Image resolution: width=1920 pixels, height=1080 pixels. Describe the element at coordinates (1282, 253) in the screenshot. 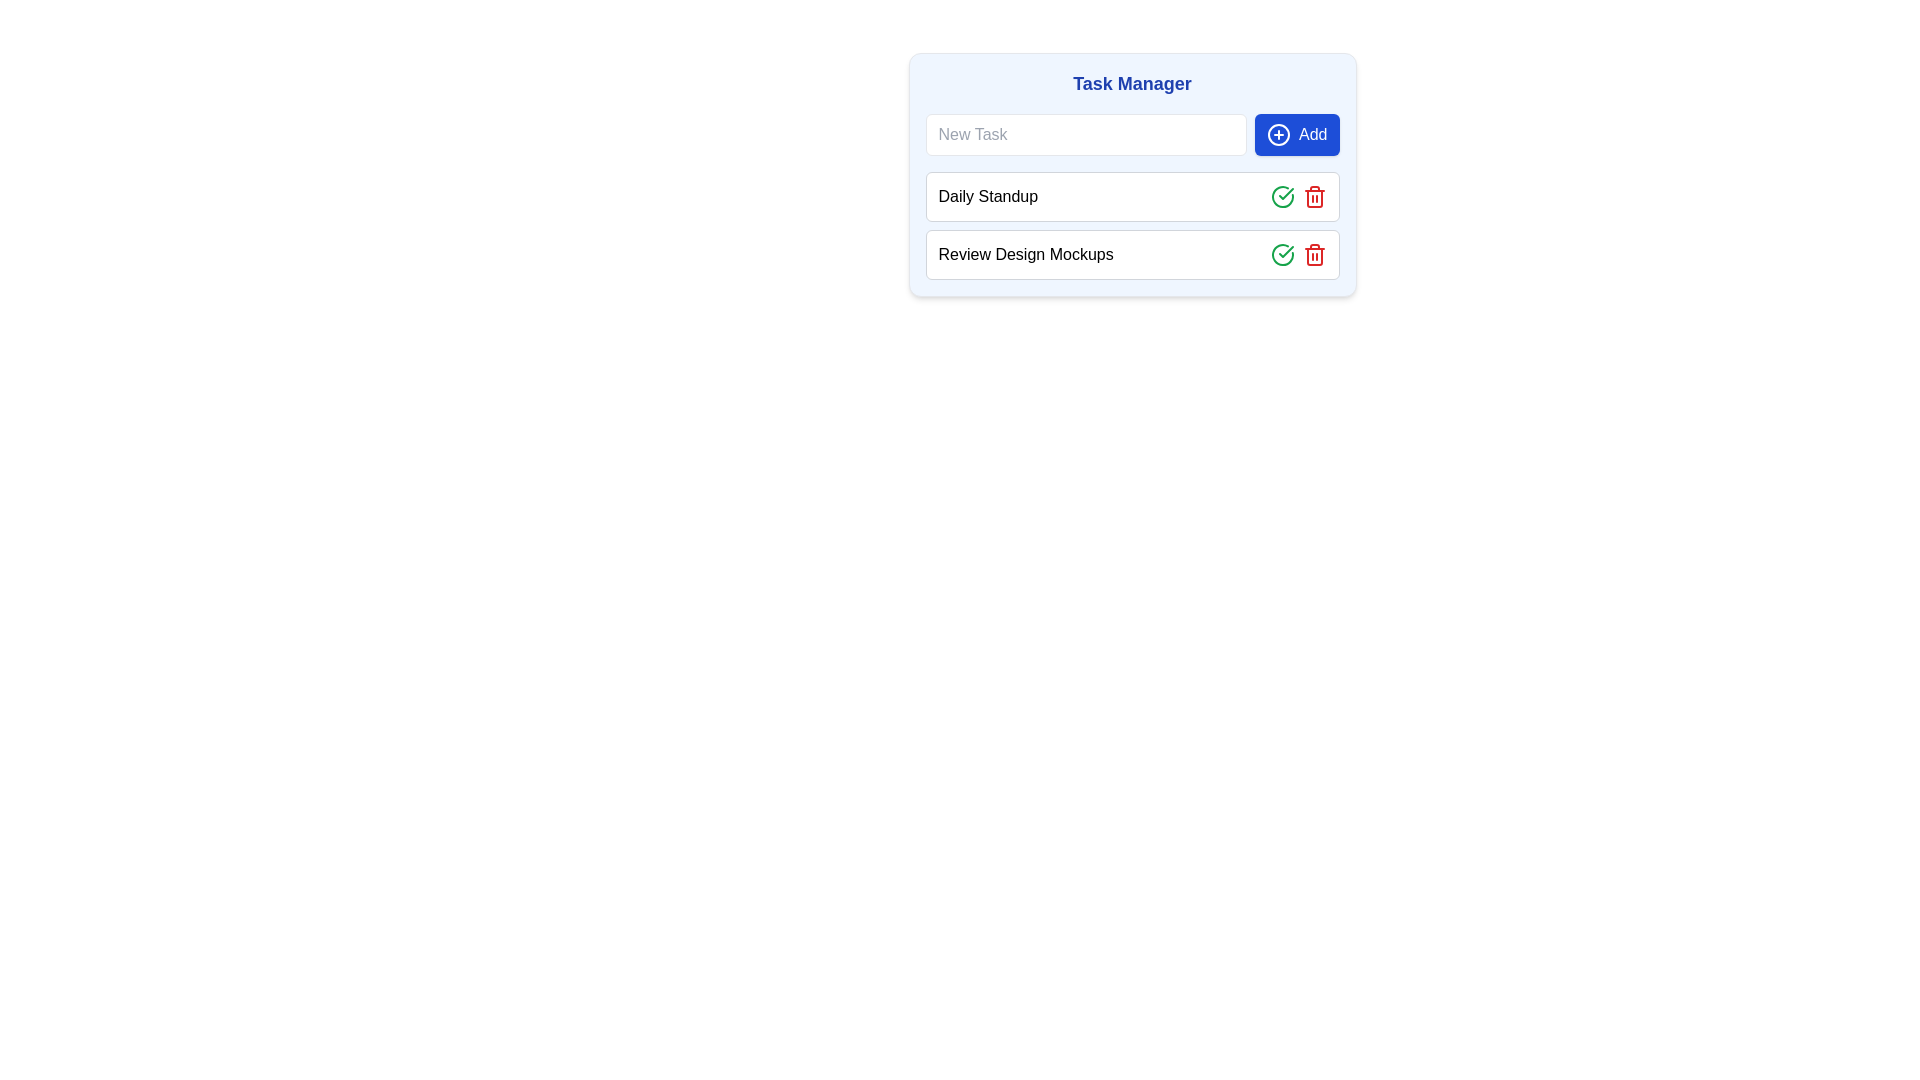

I see `the Icon Button located in the second task row, to the right of the task title 'Review Design Mockups'` at that location.